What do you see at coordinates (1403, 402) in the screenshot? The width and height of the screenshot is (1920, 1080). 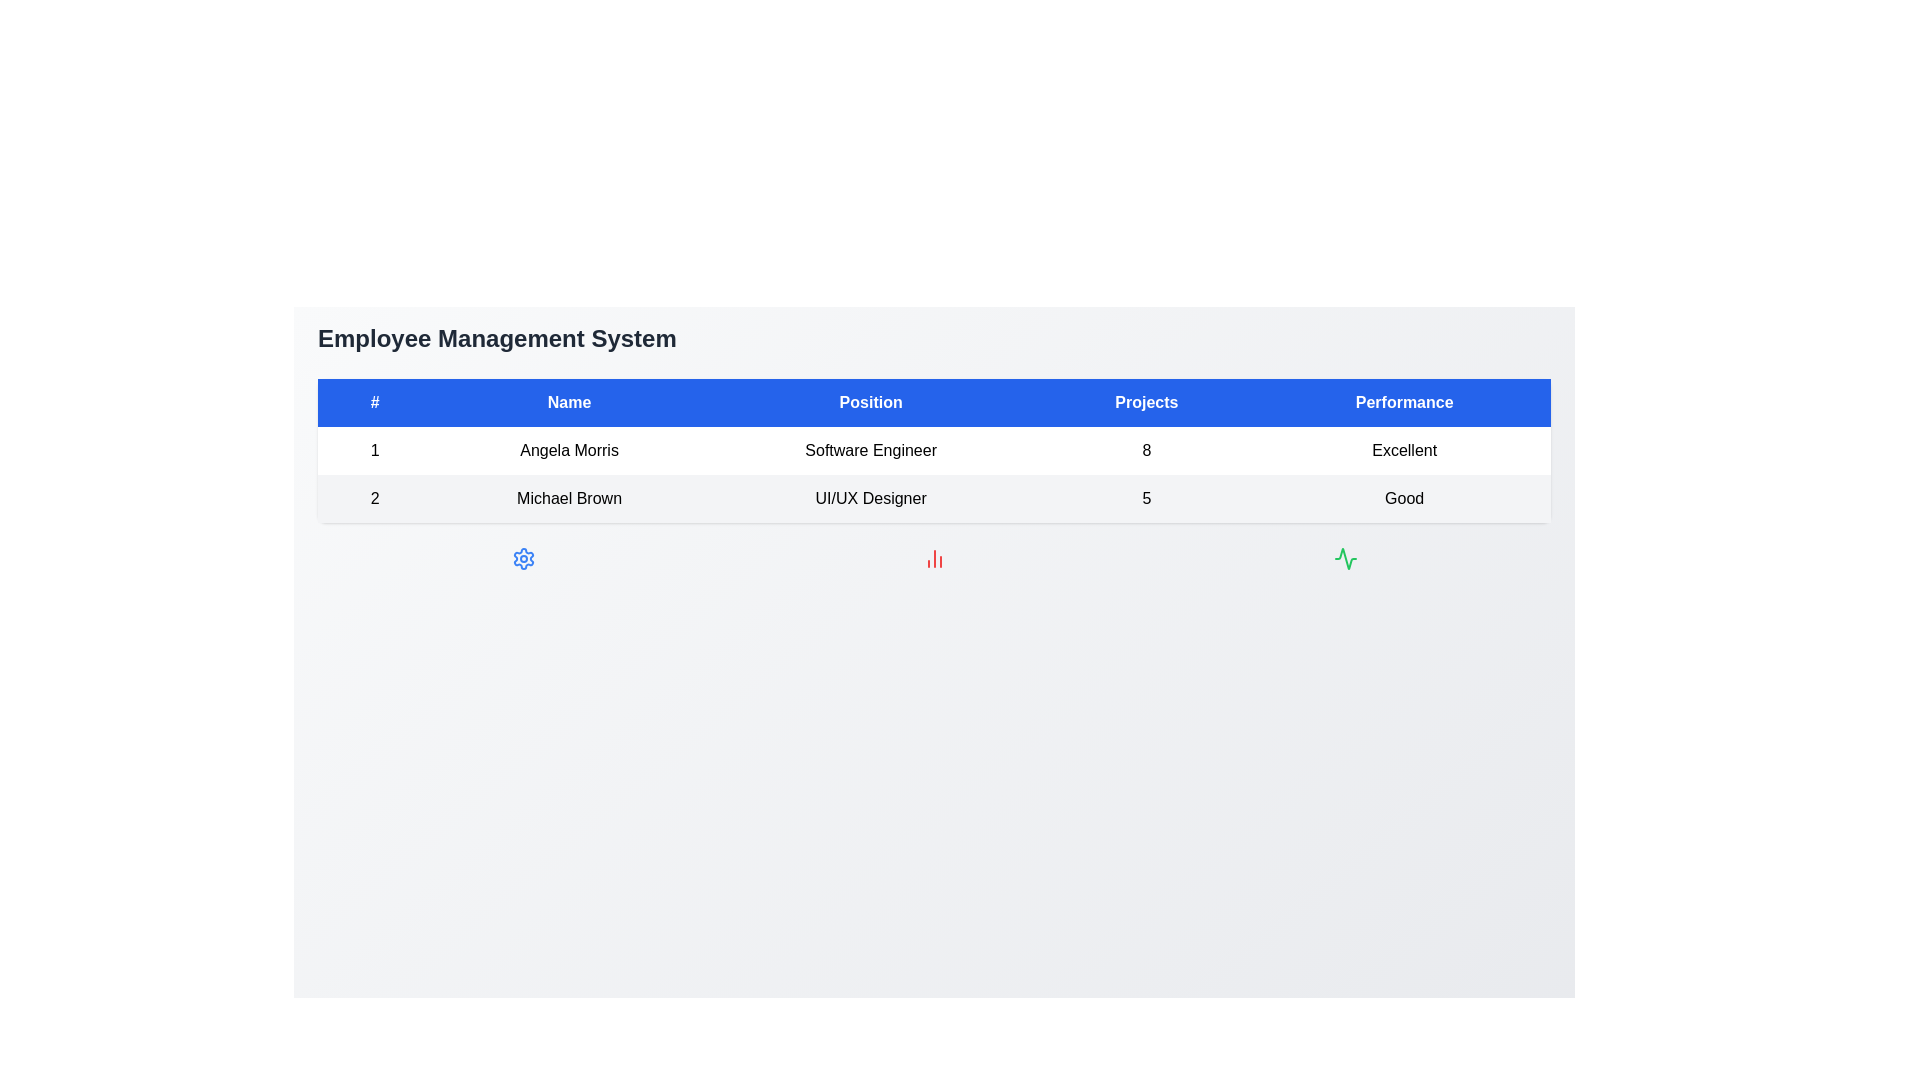 I see `the blue rectangular header labeled 'Performance' in the table, which is the last header in the row and features white text on a solid blue background` at bounding box center [1403, 402].